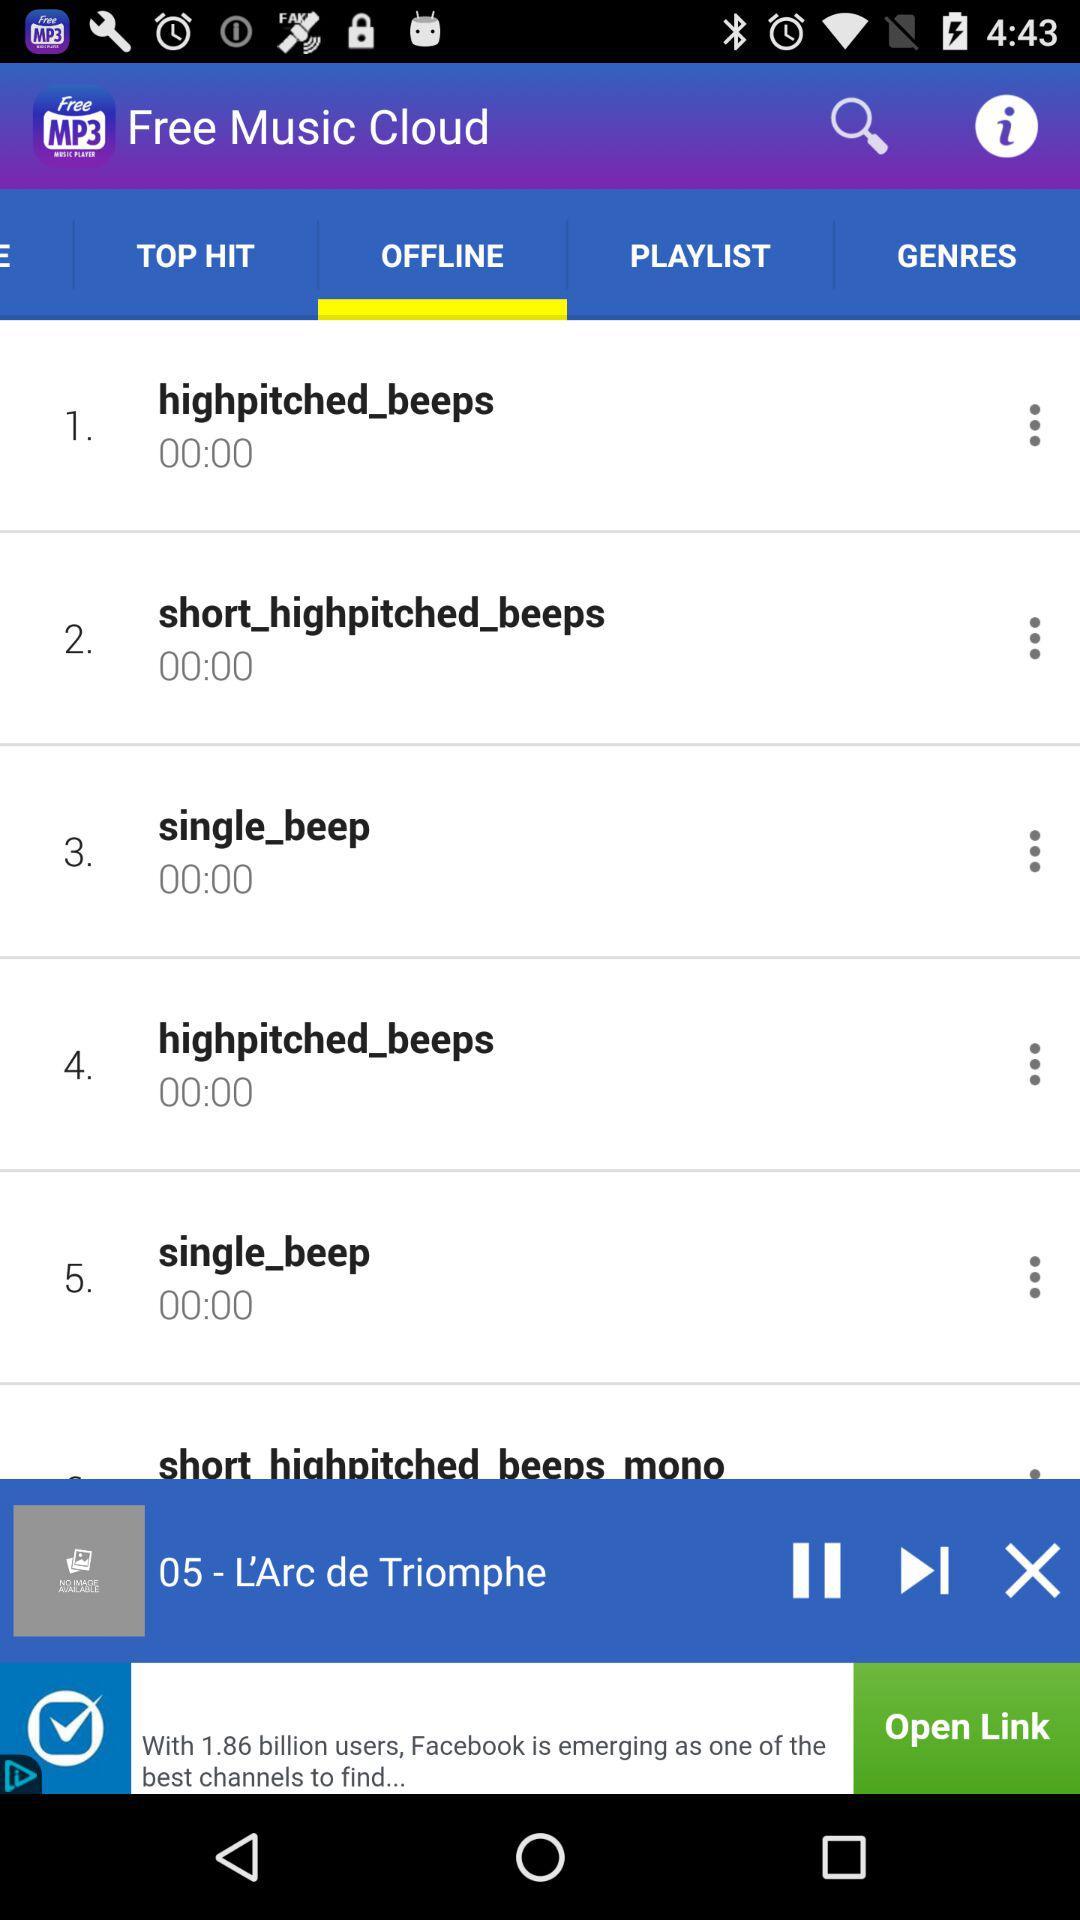 Image resolution: width=1080 pixels, height=1920 pixels. What do you see at coordinates (78, 1275) in the screenshot?
I see `icon to the left of single_beep` at bounding box center [78, 1275].